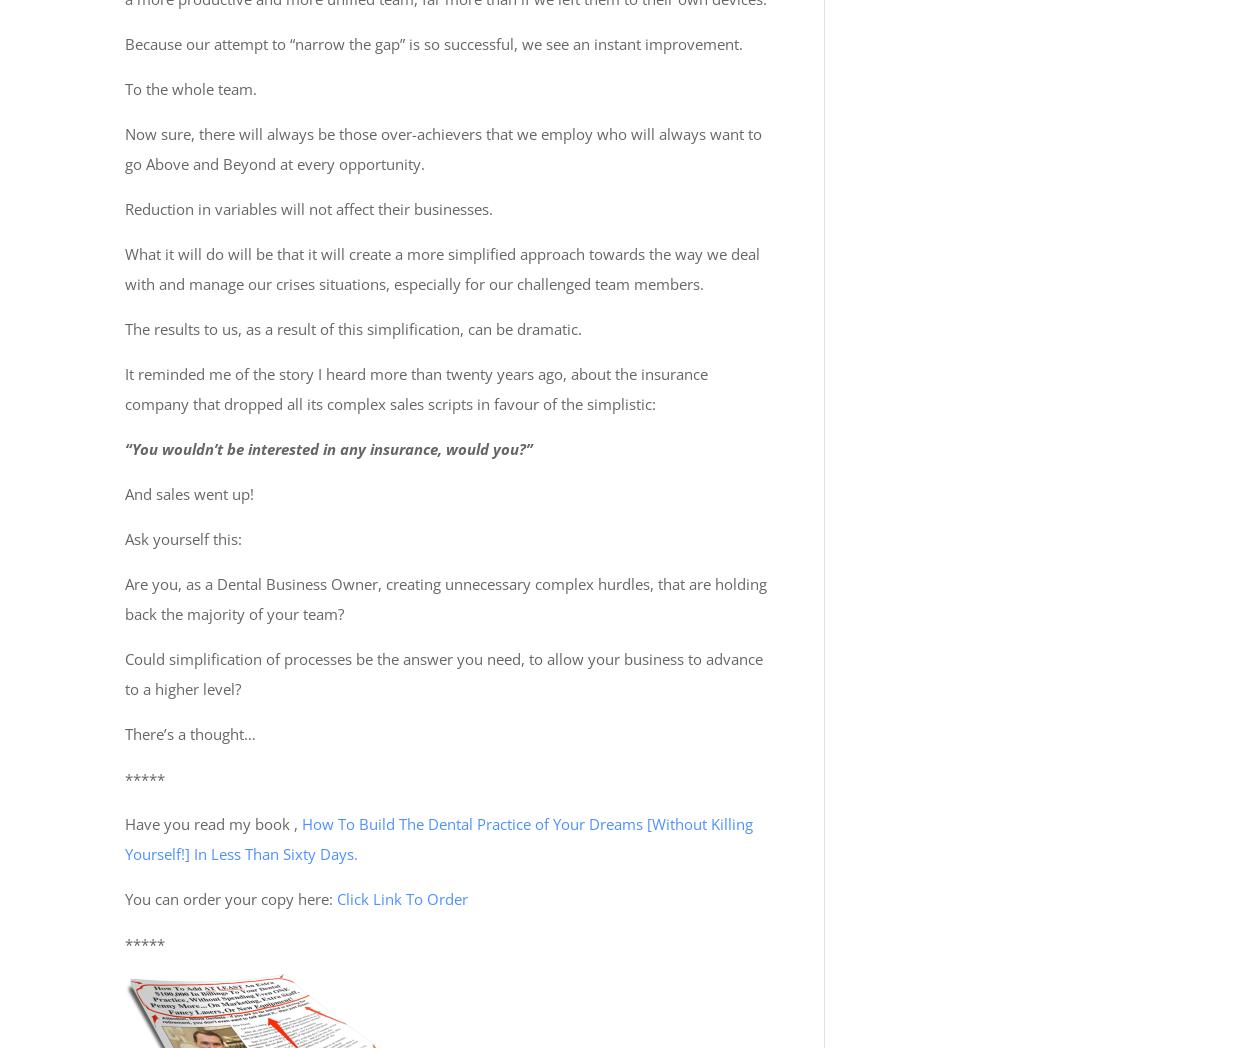 This screenshot has width=1250, height=1048. What do you see at coordinates (230, 897) in the screenshot?
I see `'You can order your copy here:'` at bounding box center [230, 897].